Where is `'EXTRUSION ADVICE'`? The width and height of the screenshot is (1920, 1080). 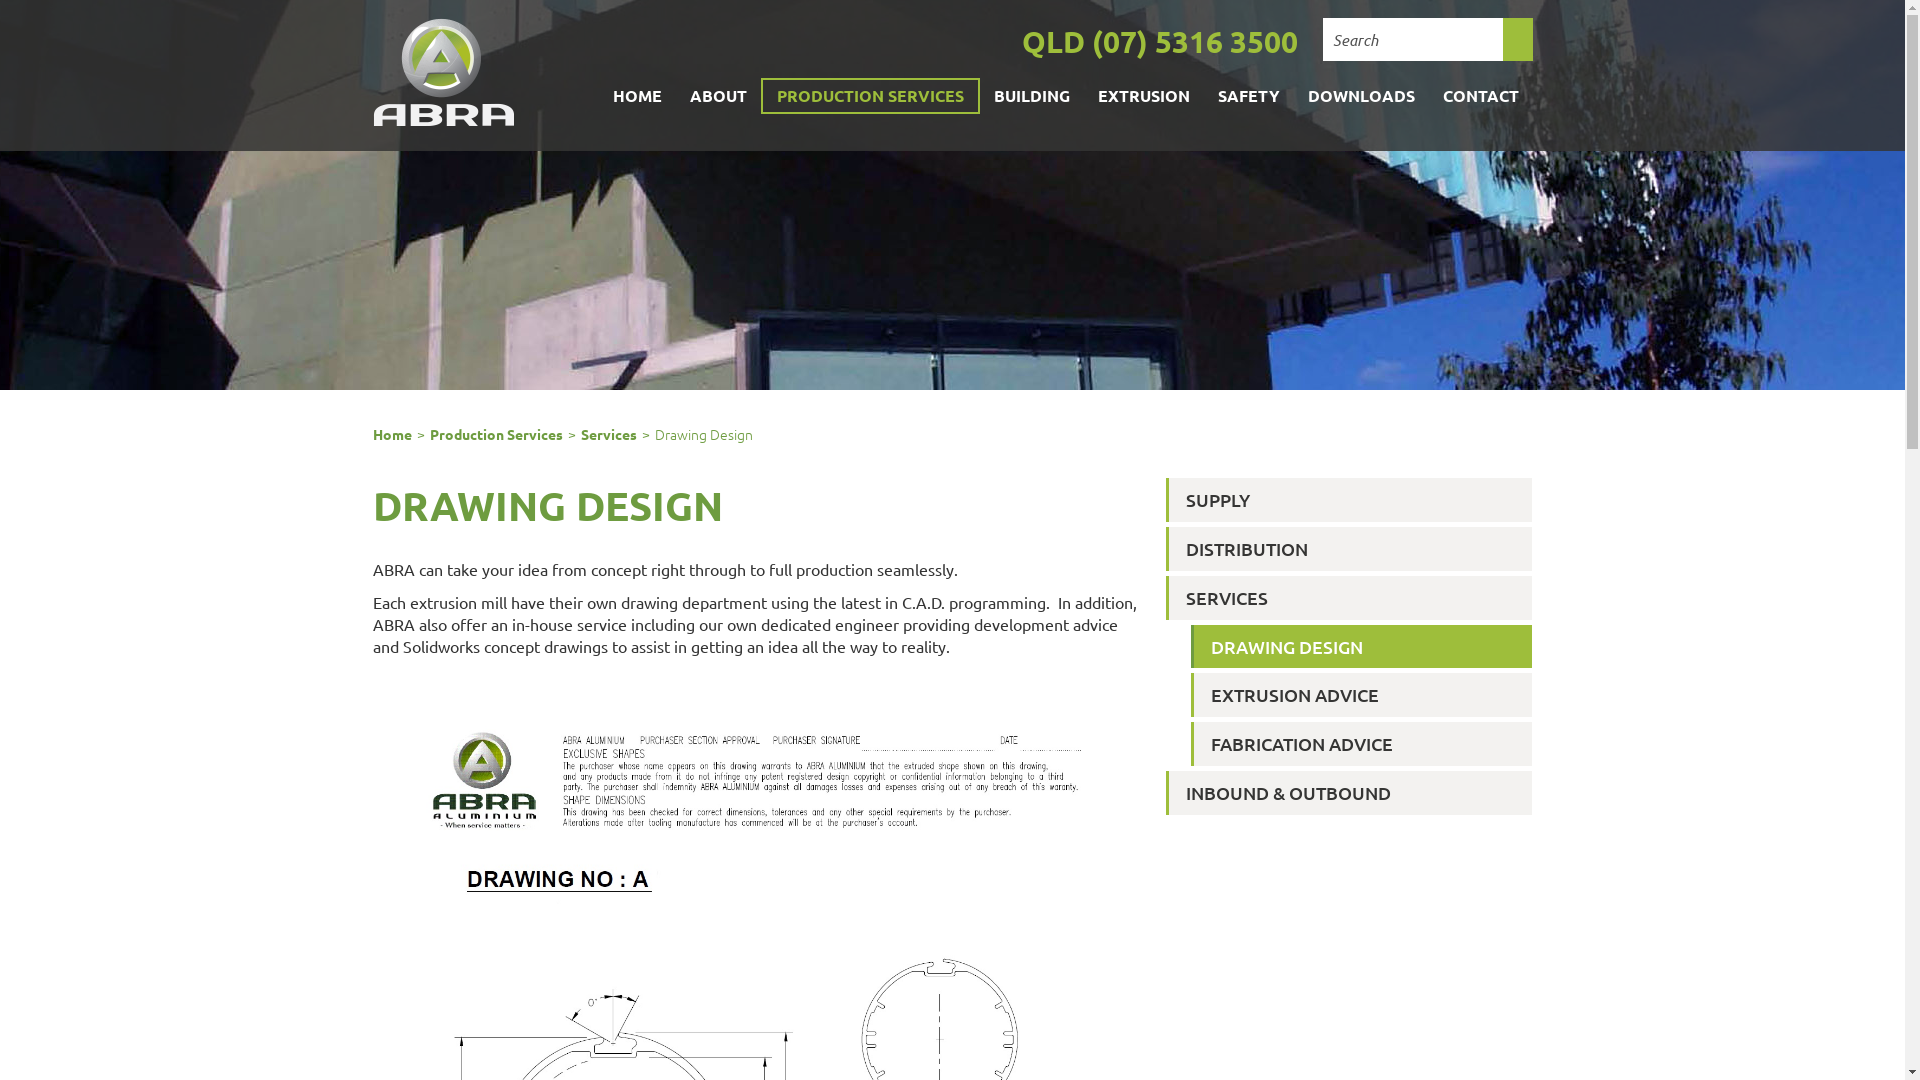 'EXTRUSION ADVICE' is located at coordinates (1361, 693).